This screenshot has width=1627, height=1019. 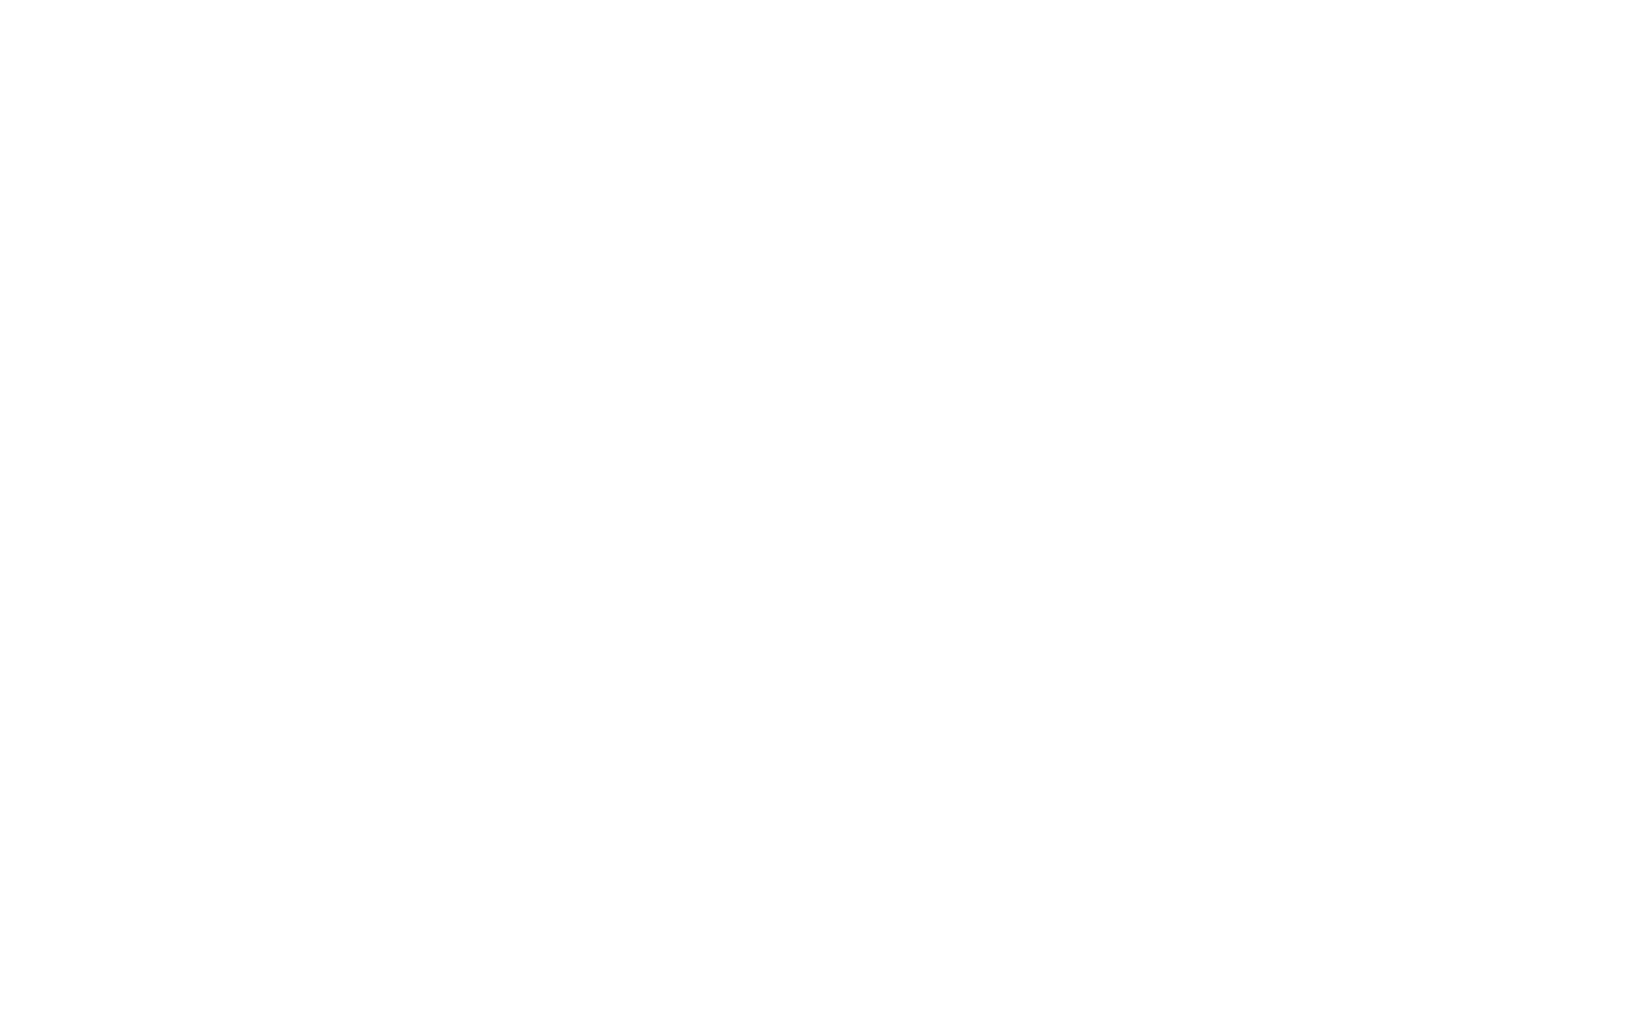 What do you see at coordinates (436, 518) in the screenshot?
I see `'THE LEGO® MOVIE 2™ © & ™. Warner Bros. Entertainment Inc., & The LEGO Group. LEGO, the LEGO logo, the Minifigure and the Brick and Knob configurations and LEGOLAND are trademarks and/or copyrights of the LEGO Group. ©2023 The LEGO Group. All rights reserved'` at bounding box center [436, 518].